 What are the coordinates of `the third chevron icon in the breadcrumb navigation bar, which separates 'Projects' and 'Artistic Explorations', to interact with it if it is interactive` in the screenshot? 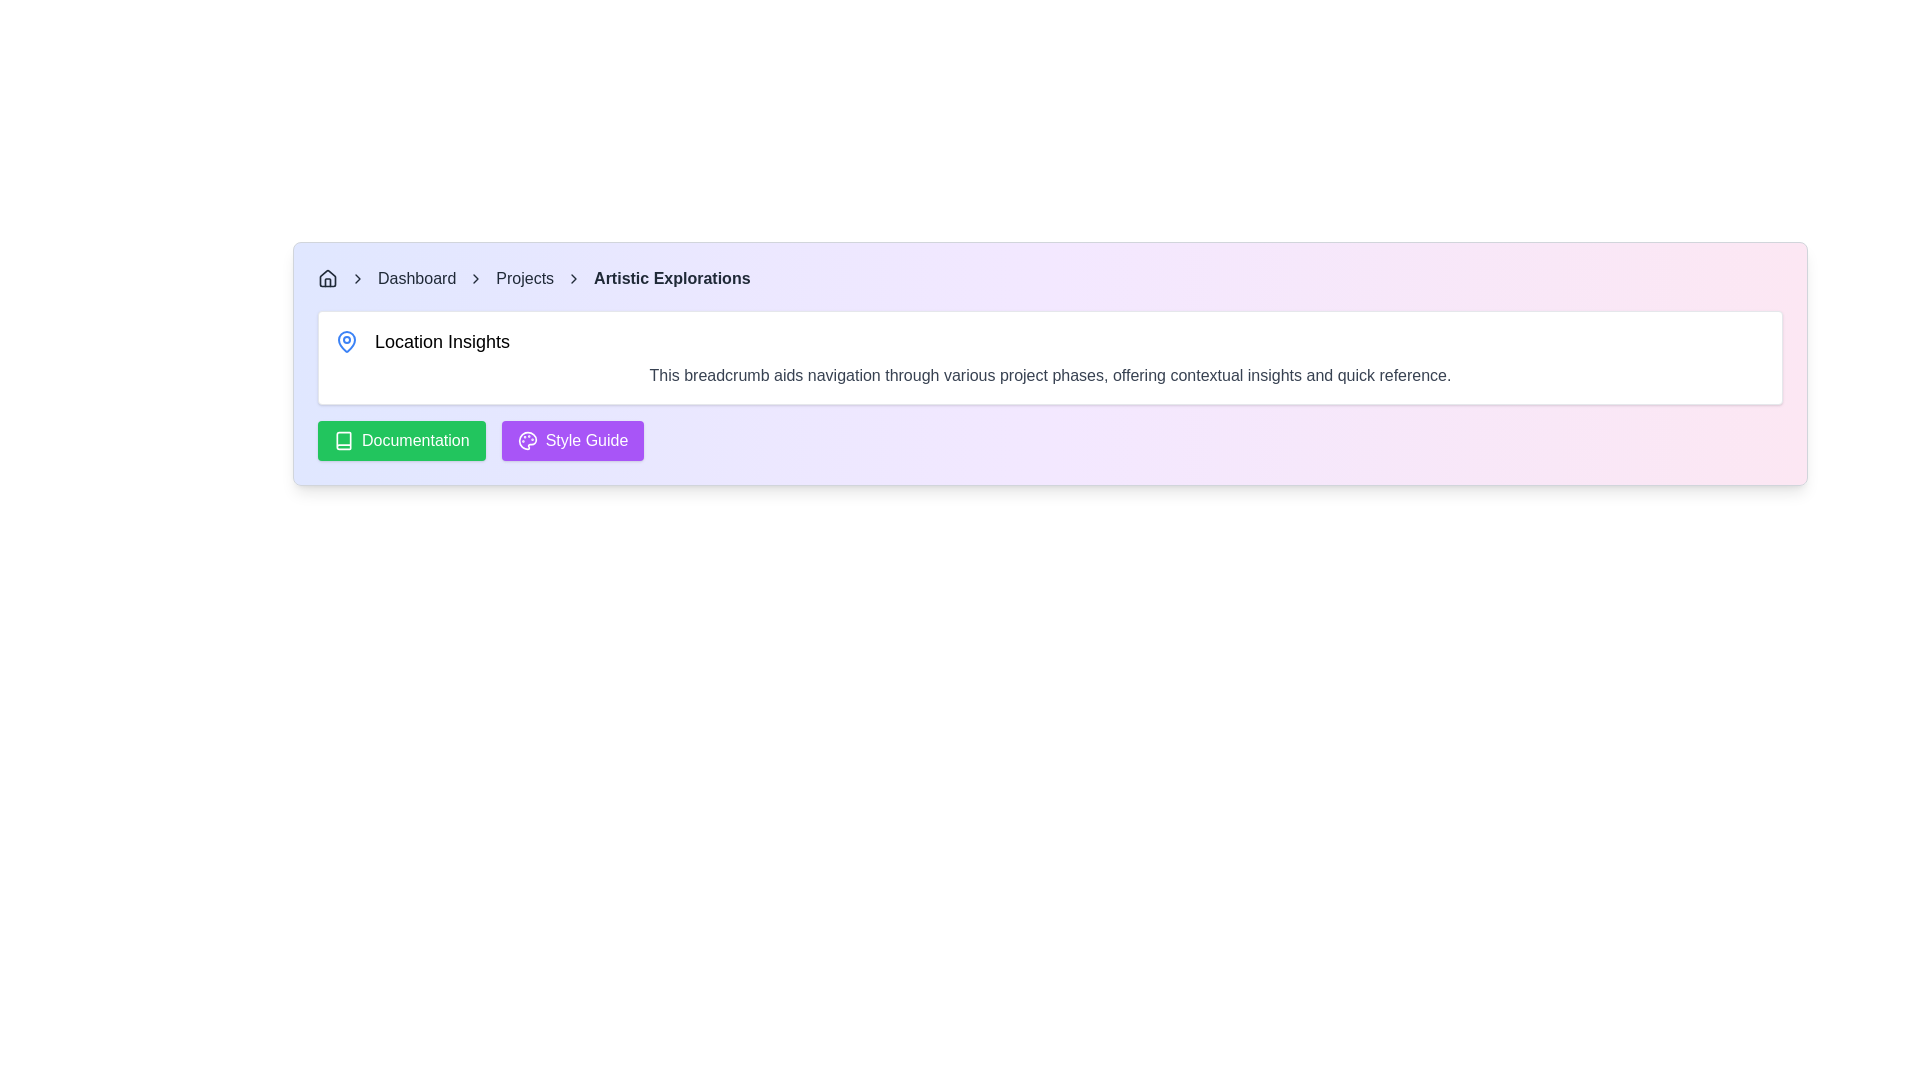 It's located at (573, 278).